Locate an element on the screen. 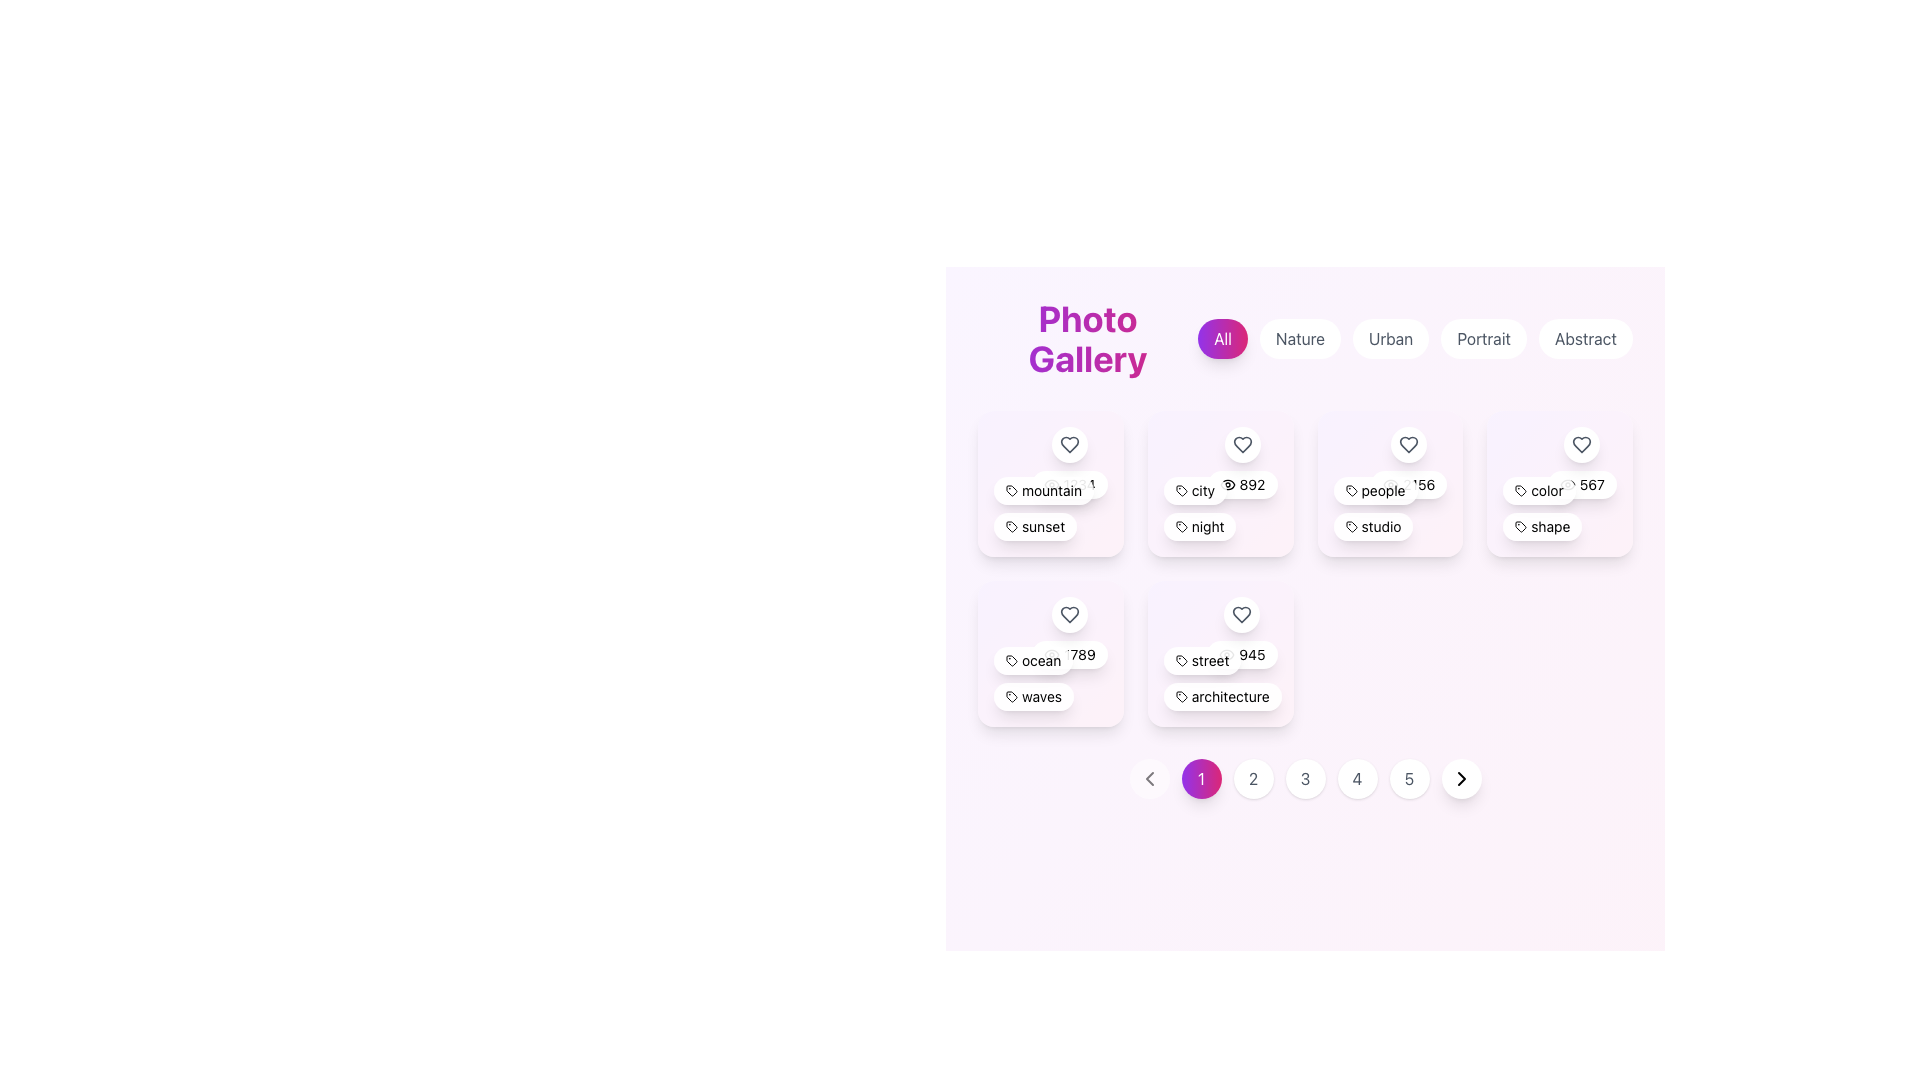  the label containing the tags 'street' and 'architecture' to interact with associated actions is located at coordinates (1219, 677).